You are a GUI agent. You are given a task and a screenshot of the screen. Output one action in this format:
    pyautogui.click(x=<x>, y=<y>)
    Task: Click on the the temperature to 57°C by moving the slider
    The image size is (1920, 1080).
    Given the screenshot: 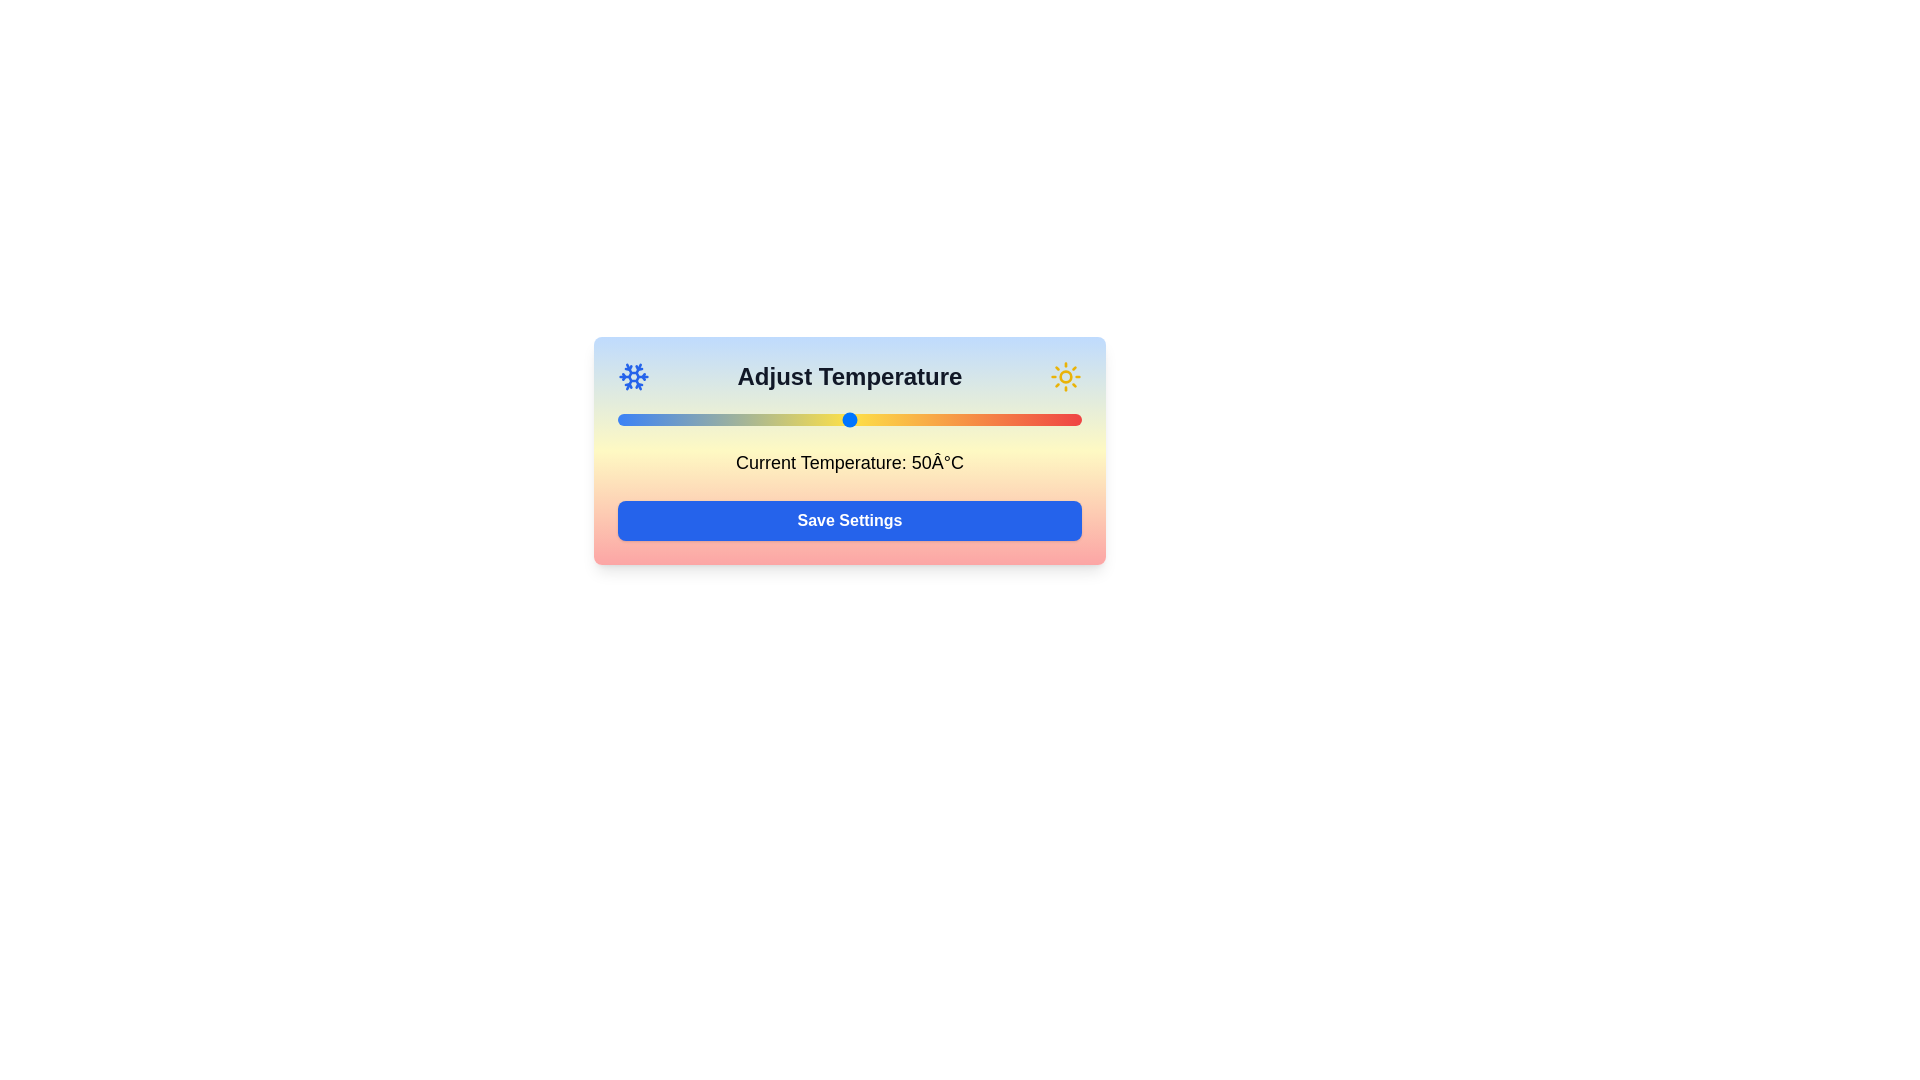 What is the action you would take?
    pyautogui.click(x=881, y=419)
    